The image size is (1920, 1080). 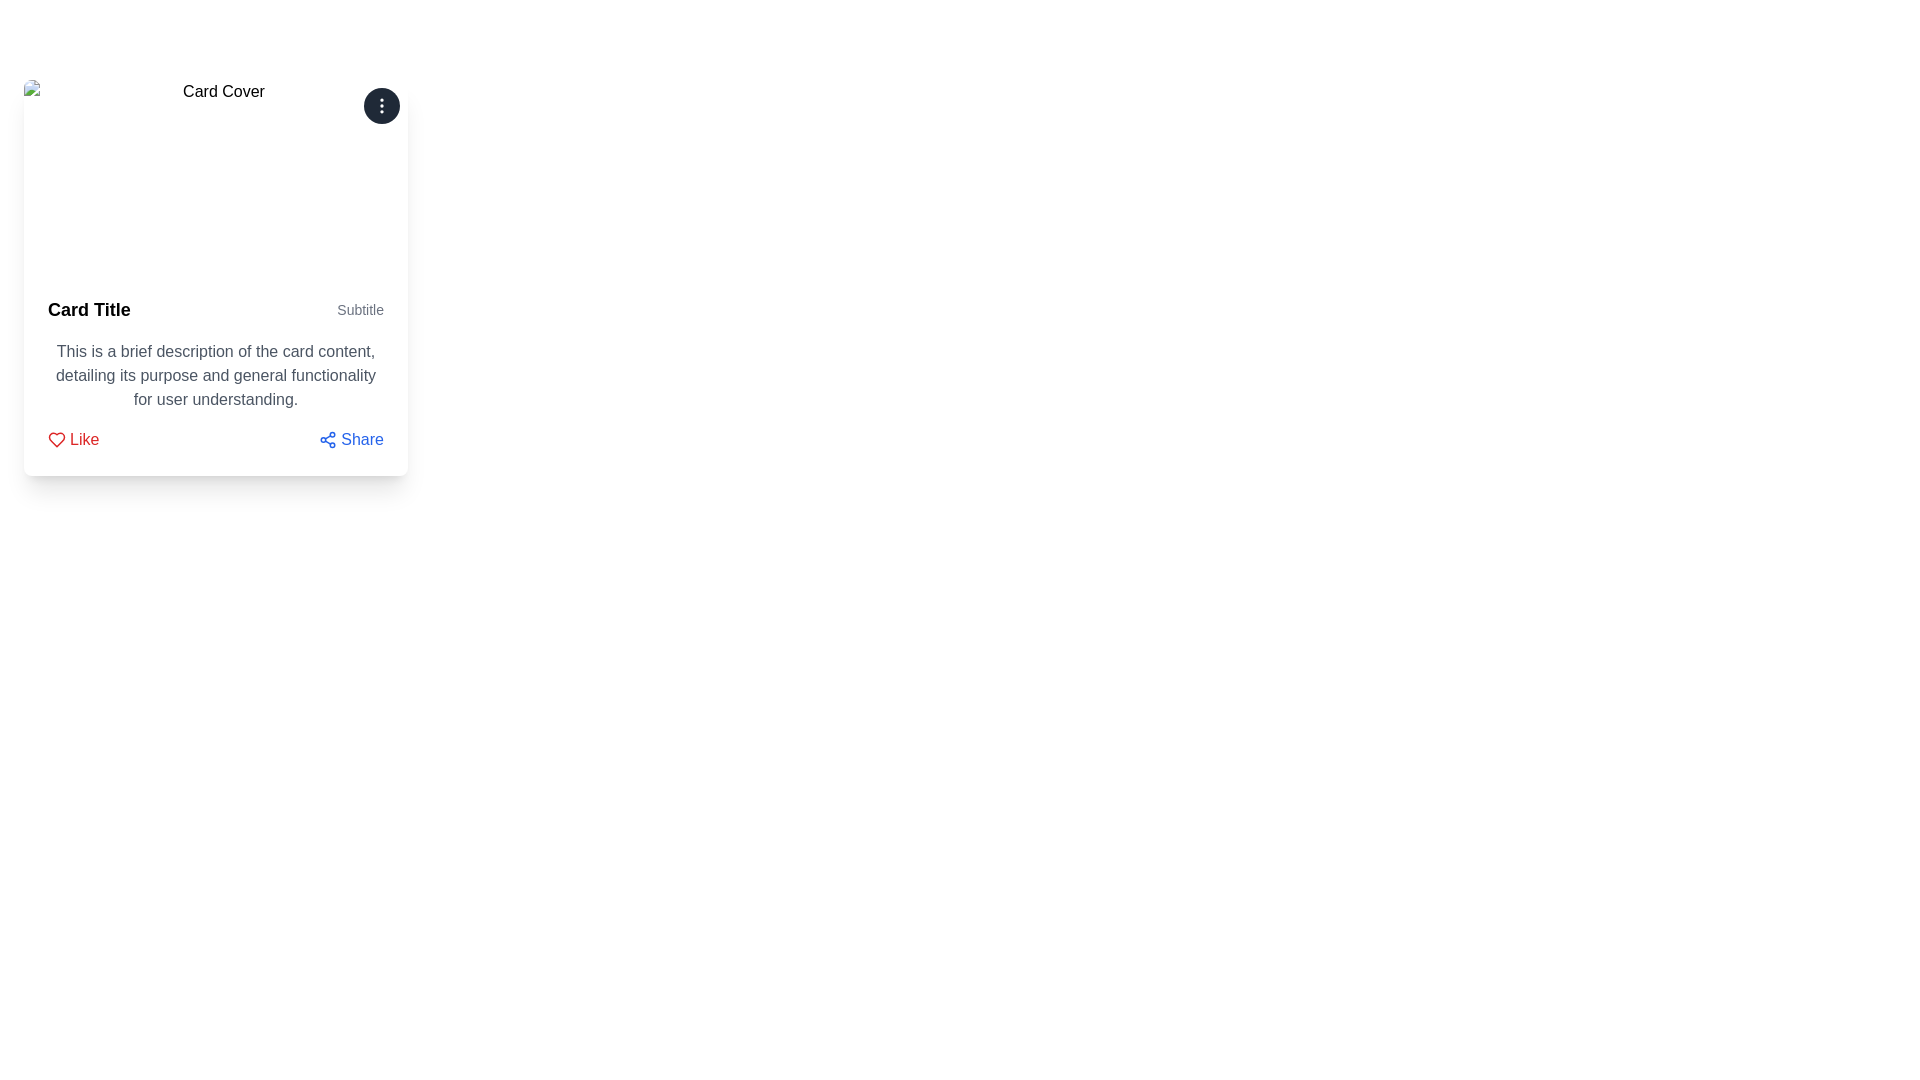 What do you see at coordinates (216, 375) in the screenshot?
I see `text block located in the central lower part of the card, positioned below the title and subtitle, and above the Like and Share options` at bounding box center [216, 375].